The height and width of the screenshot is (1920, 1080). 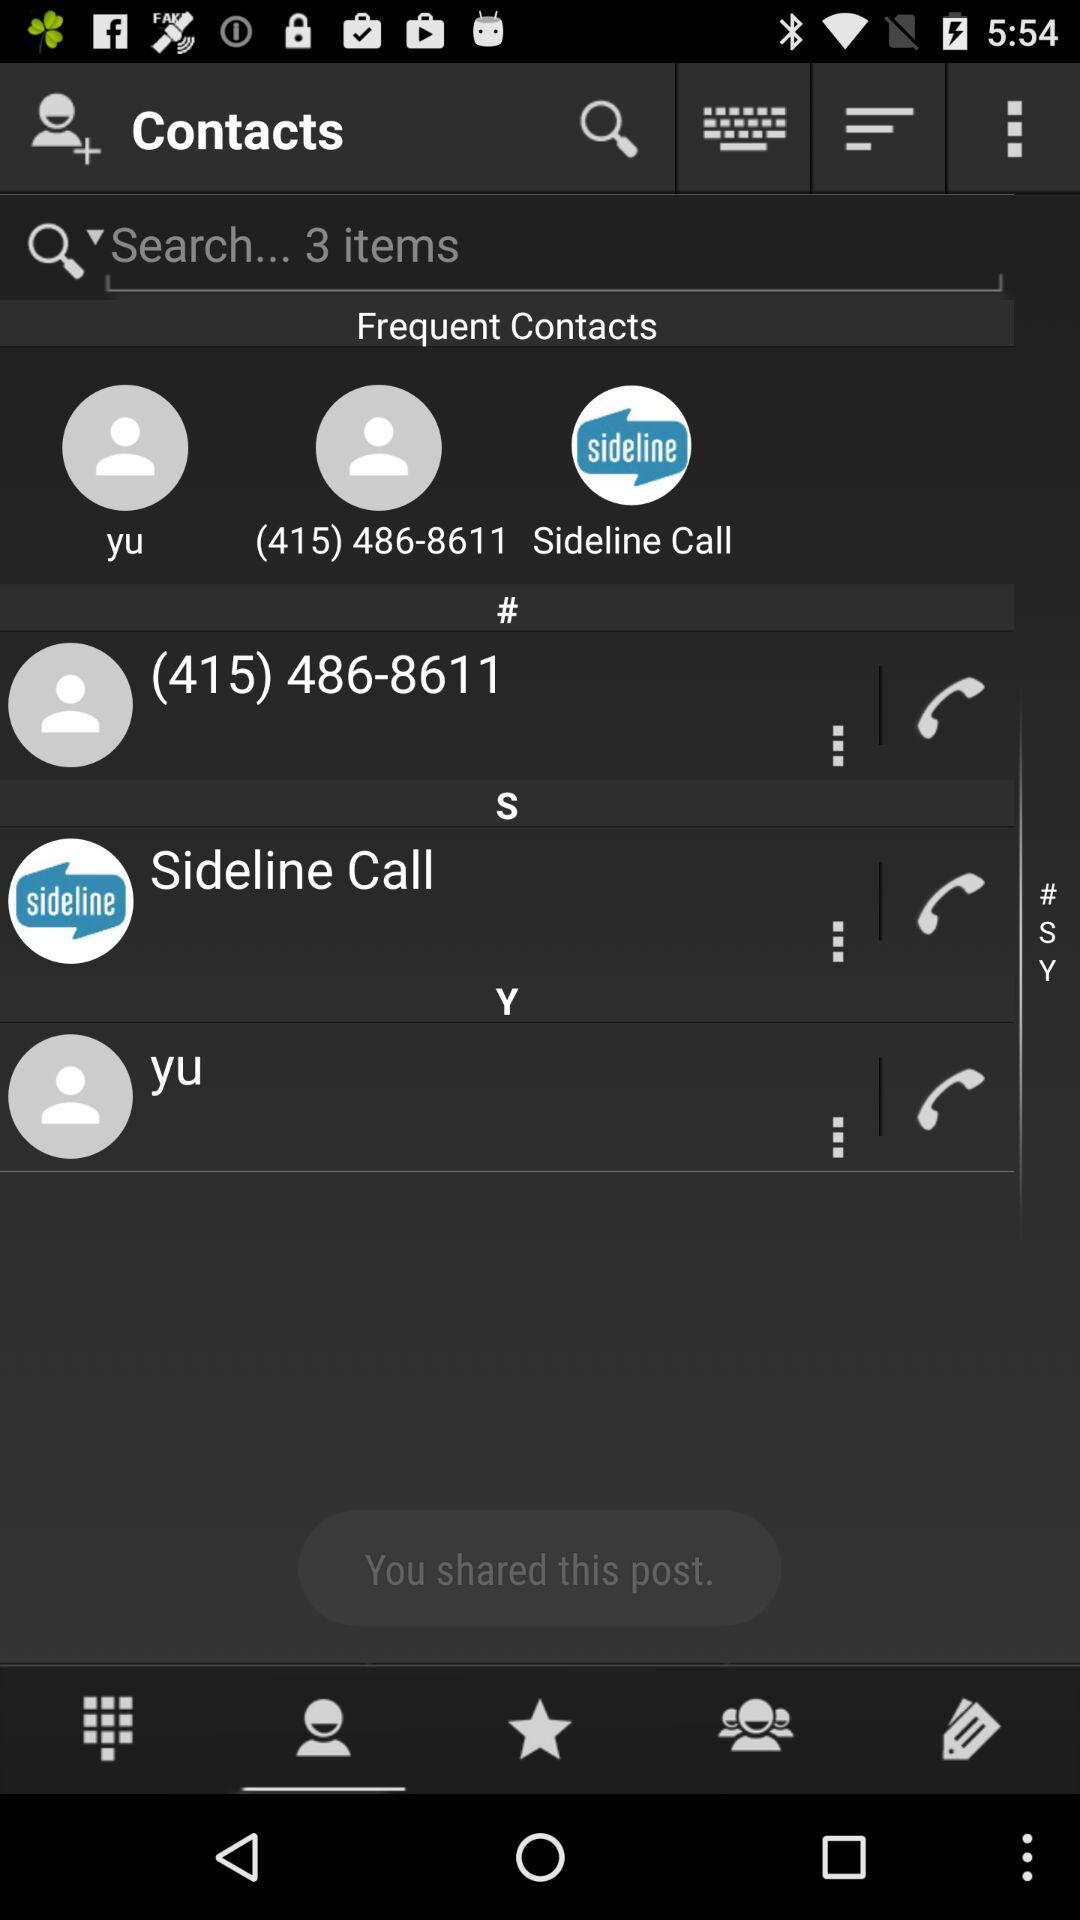 What do you see at coordinates (505, 246) in the screenshot?
I see `search for contact` at bounding box center [505, 246].